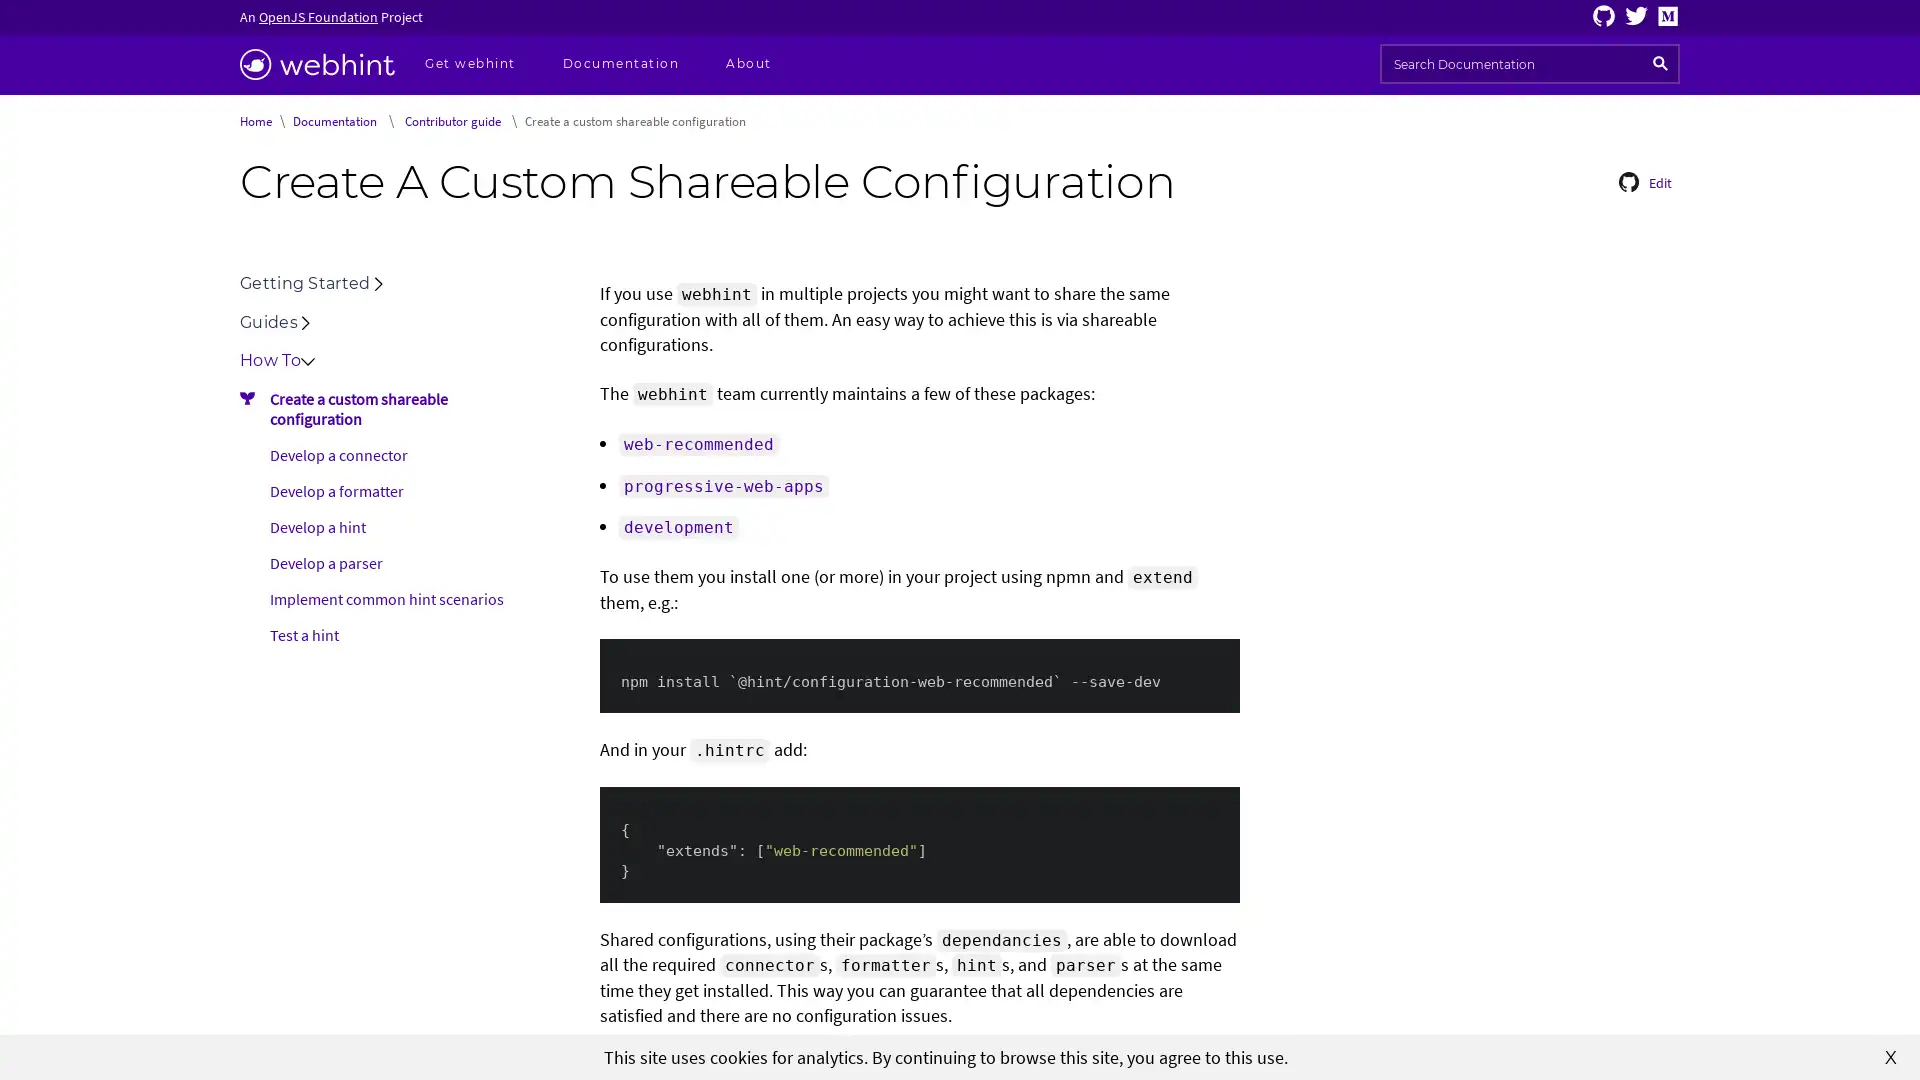 This screenshot has height=1080, width=1920. What do you see at coordinates (1660, 63) in the screenshot?
I see `search` at bounding box center [1660, 63].